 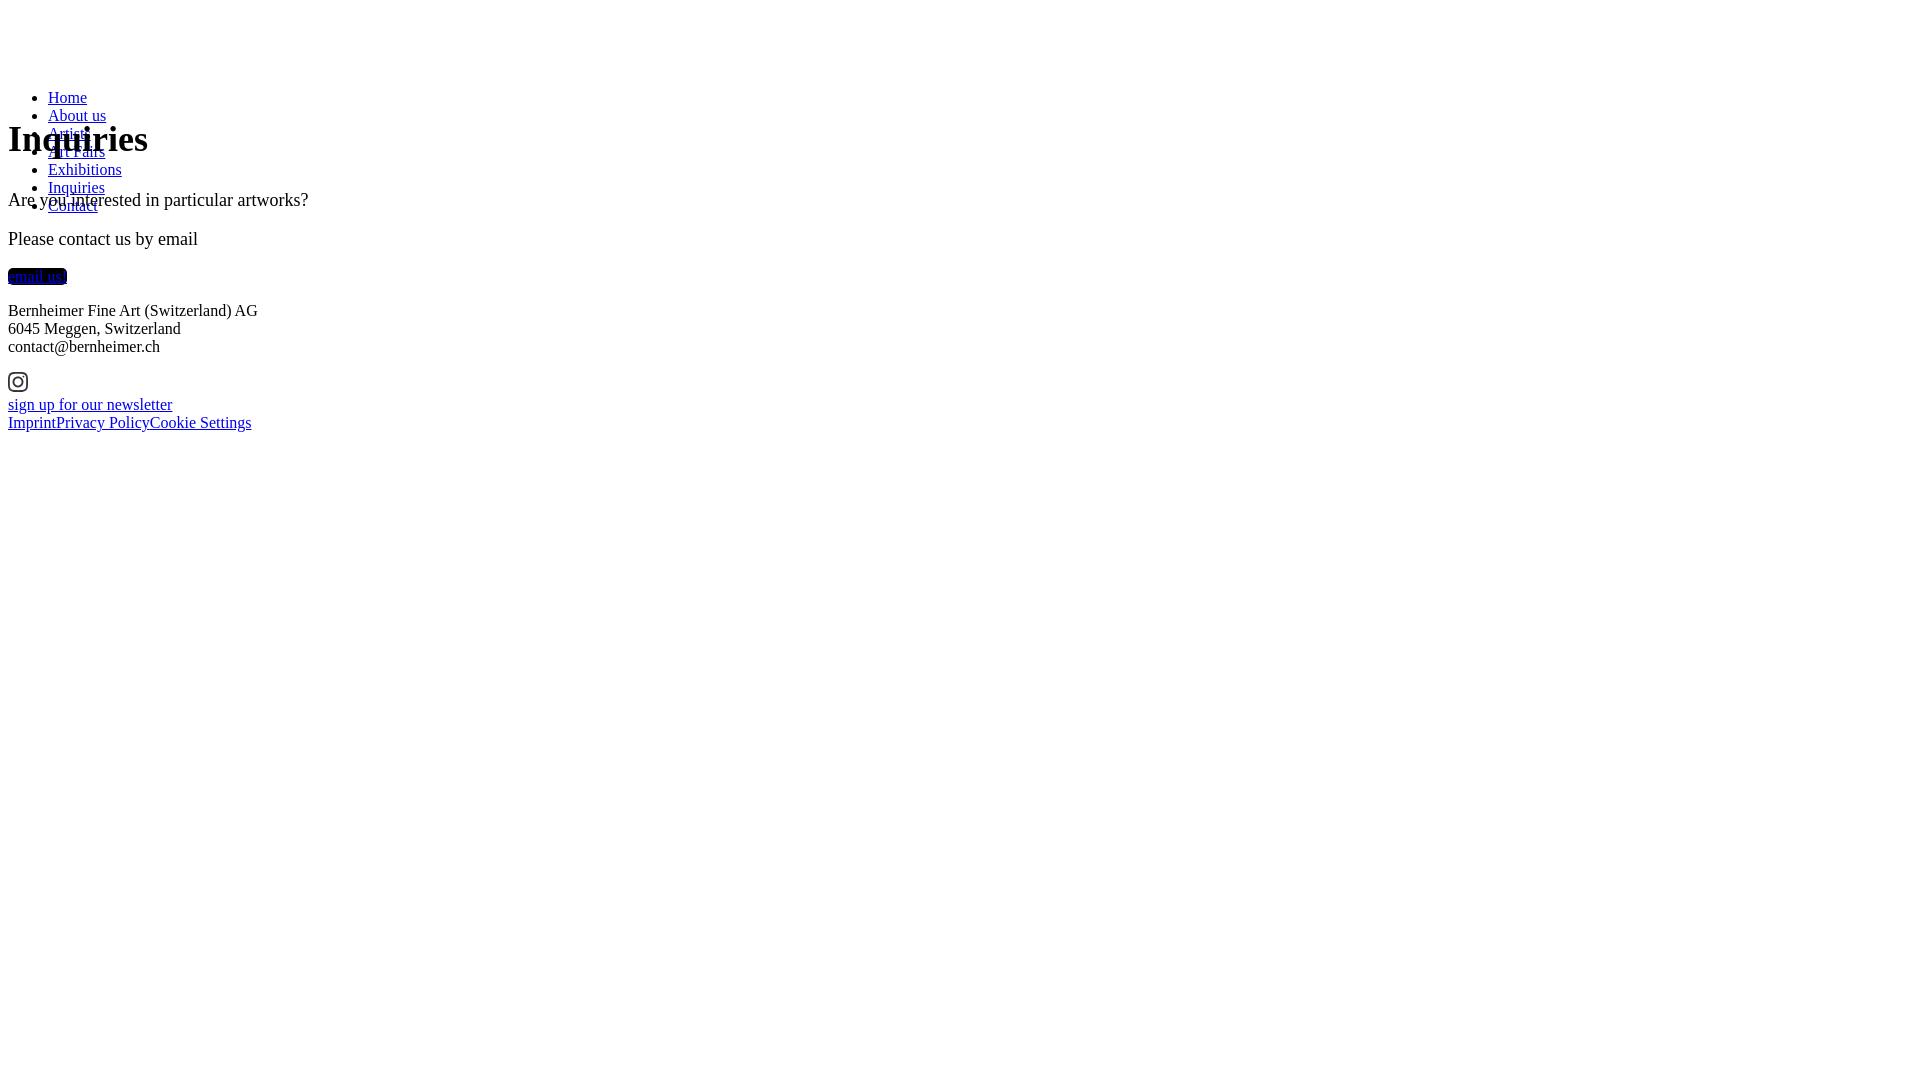 What do you see at coordinates (48, 205) in the screenshot?
I see `'Contact'` at bounding box center [48, 205].